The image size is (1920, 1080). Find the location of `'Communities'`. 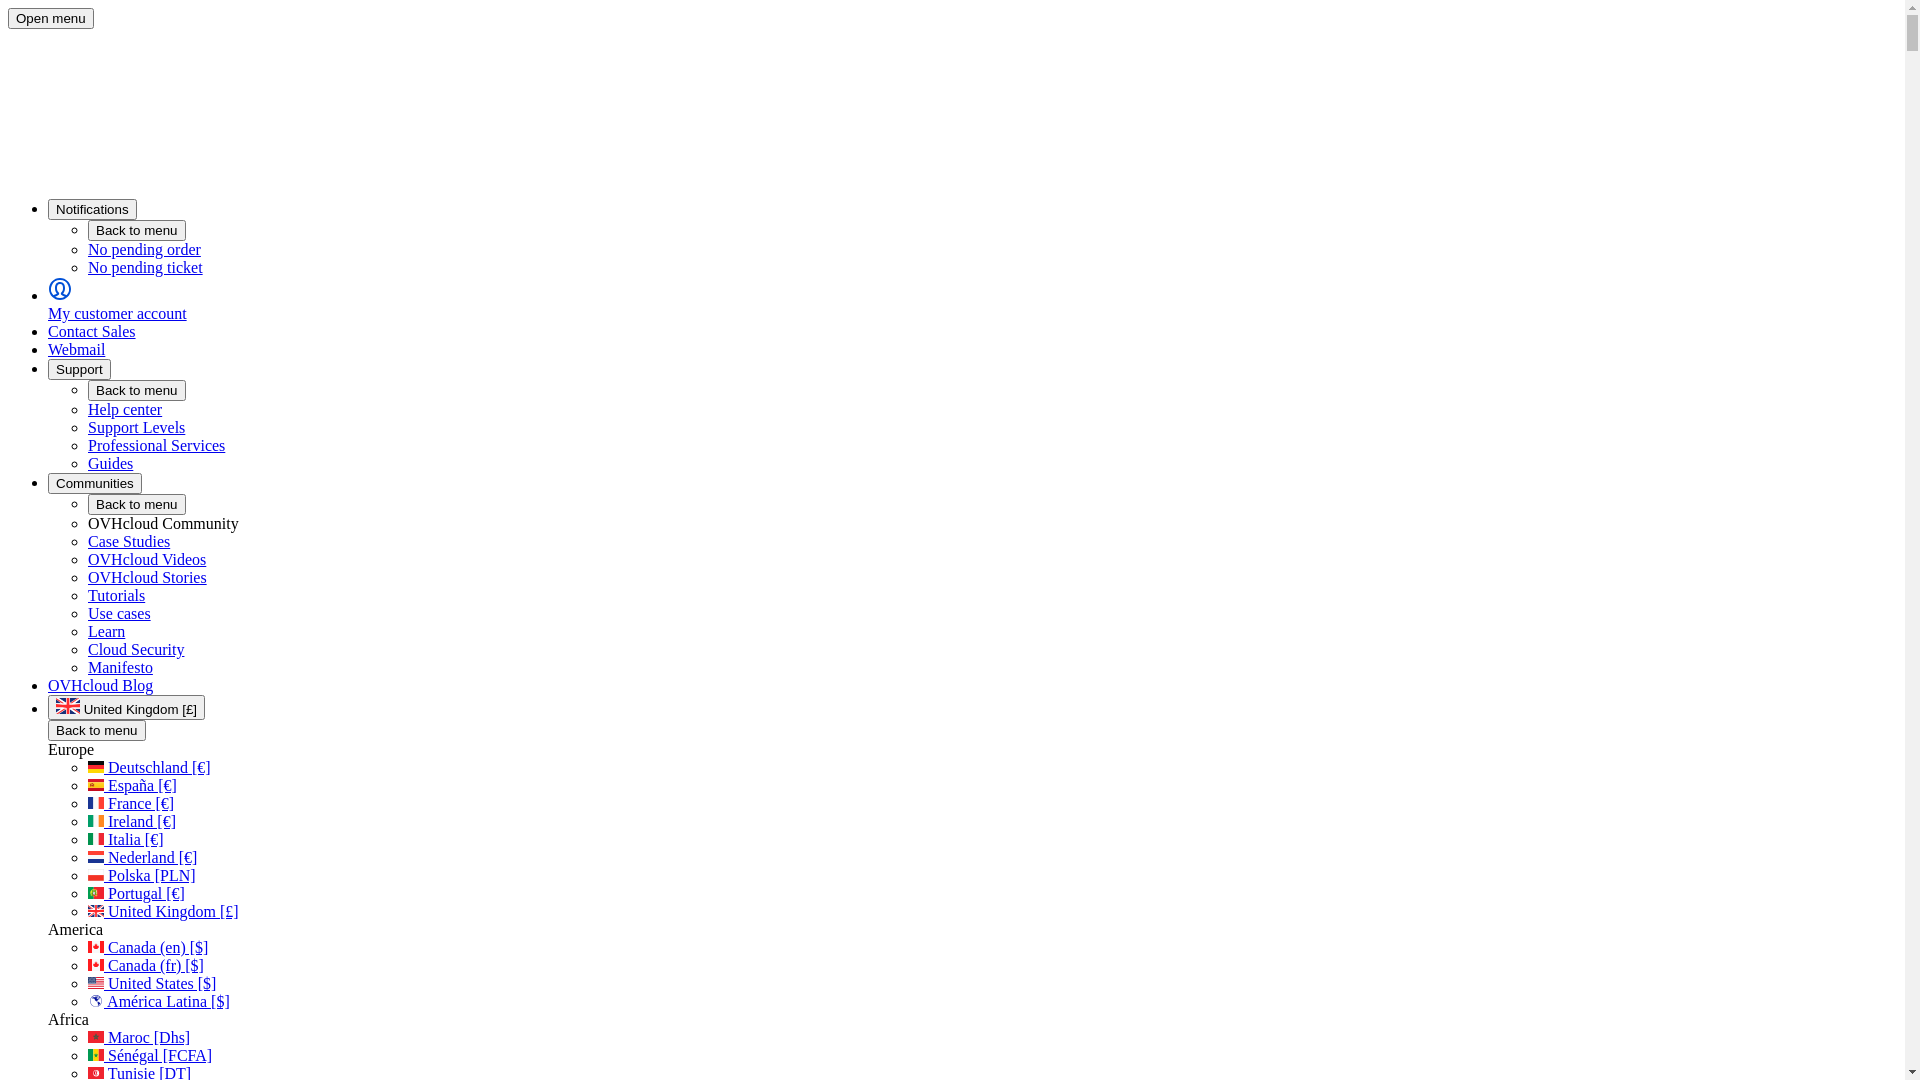

'Communities' is located at coordinates (94, 483).